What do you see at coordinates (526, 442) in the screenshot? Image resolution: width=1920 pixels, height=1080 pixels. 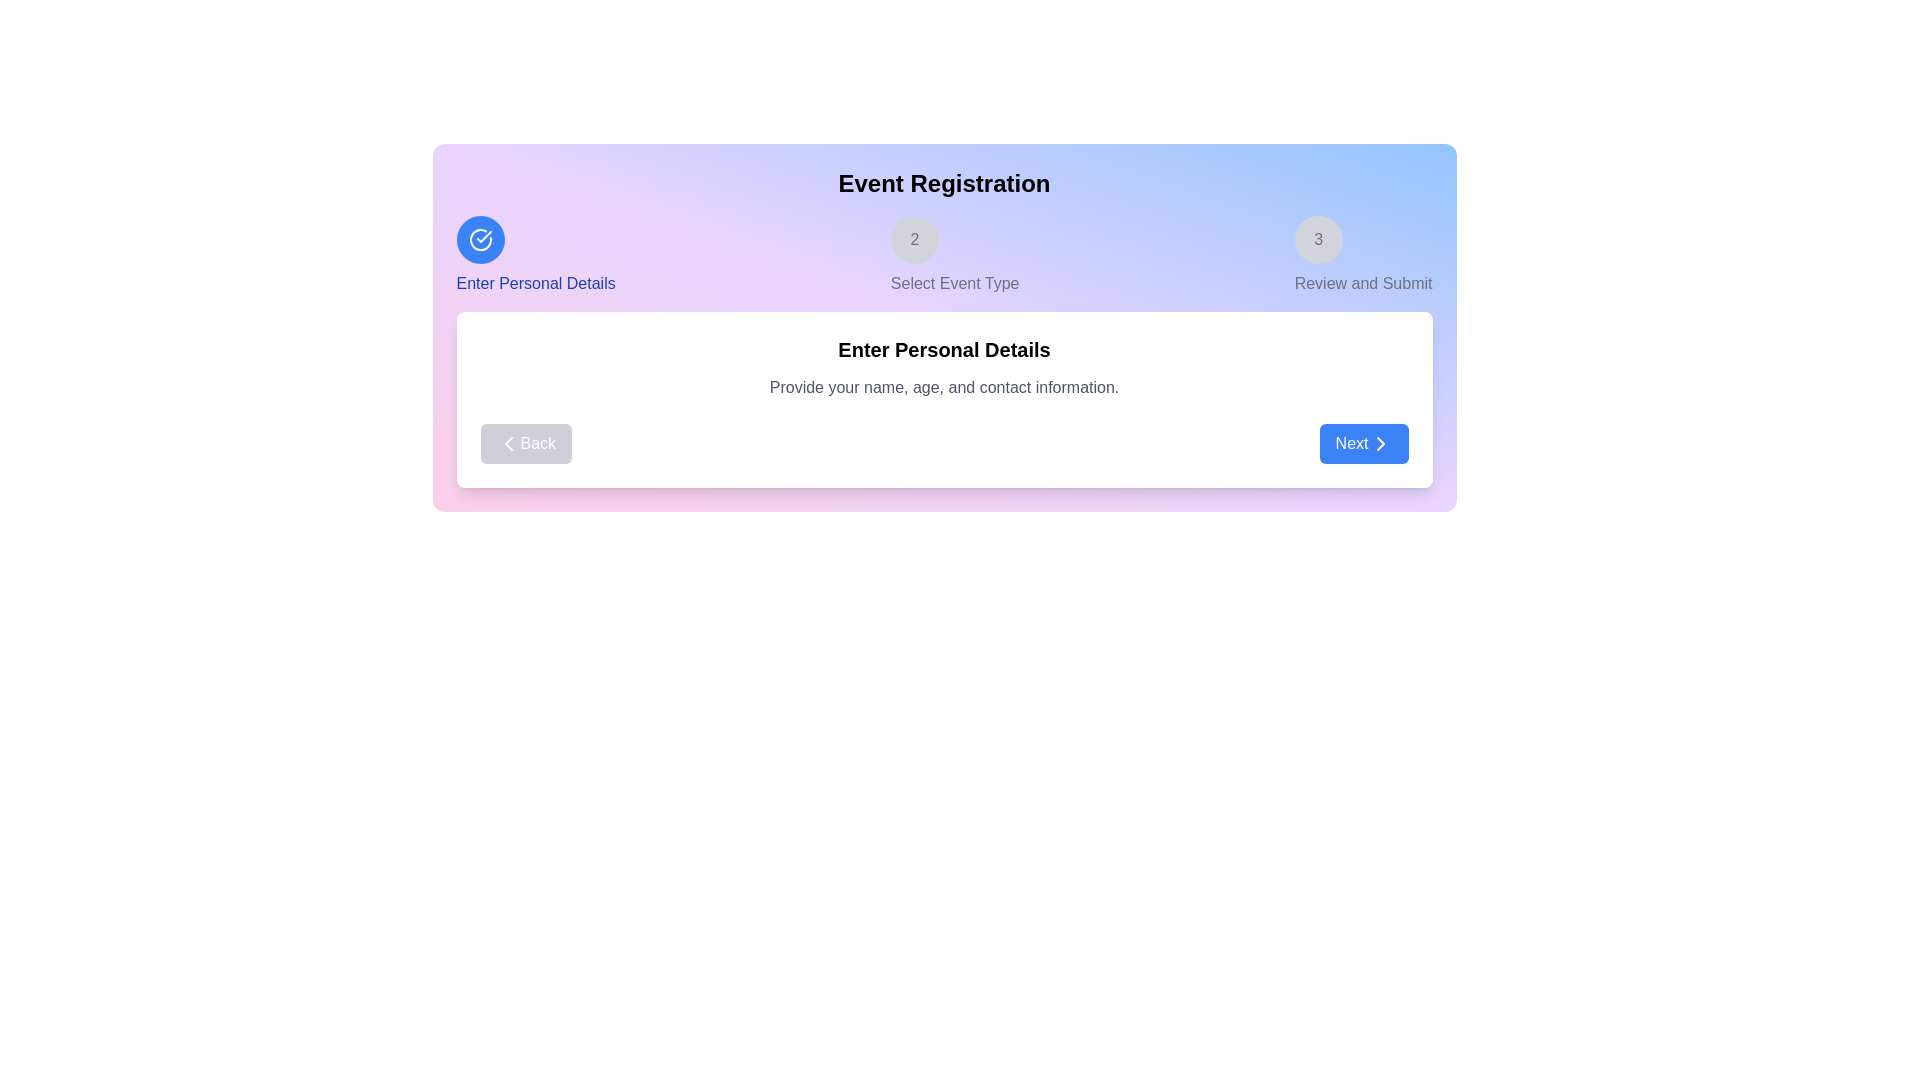 I see `the disabled 'Back' button to observe its behavior` at bounding box center [526, 442].